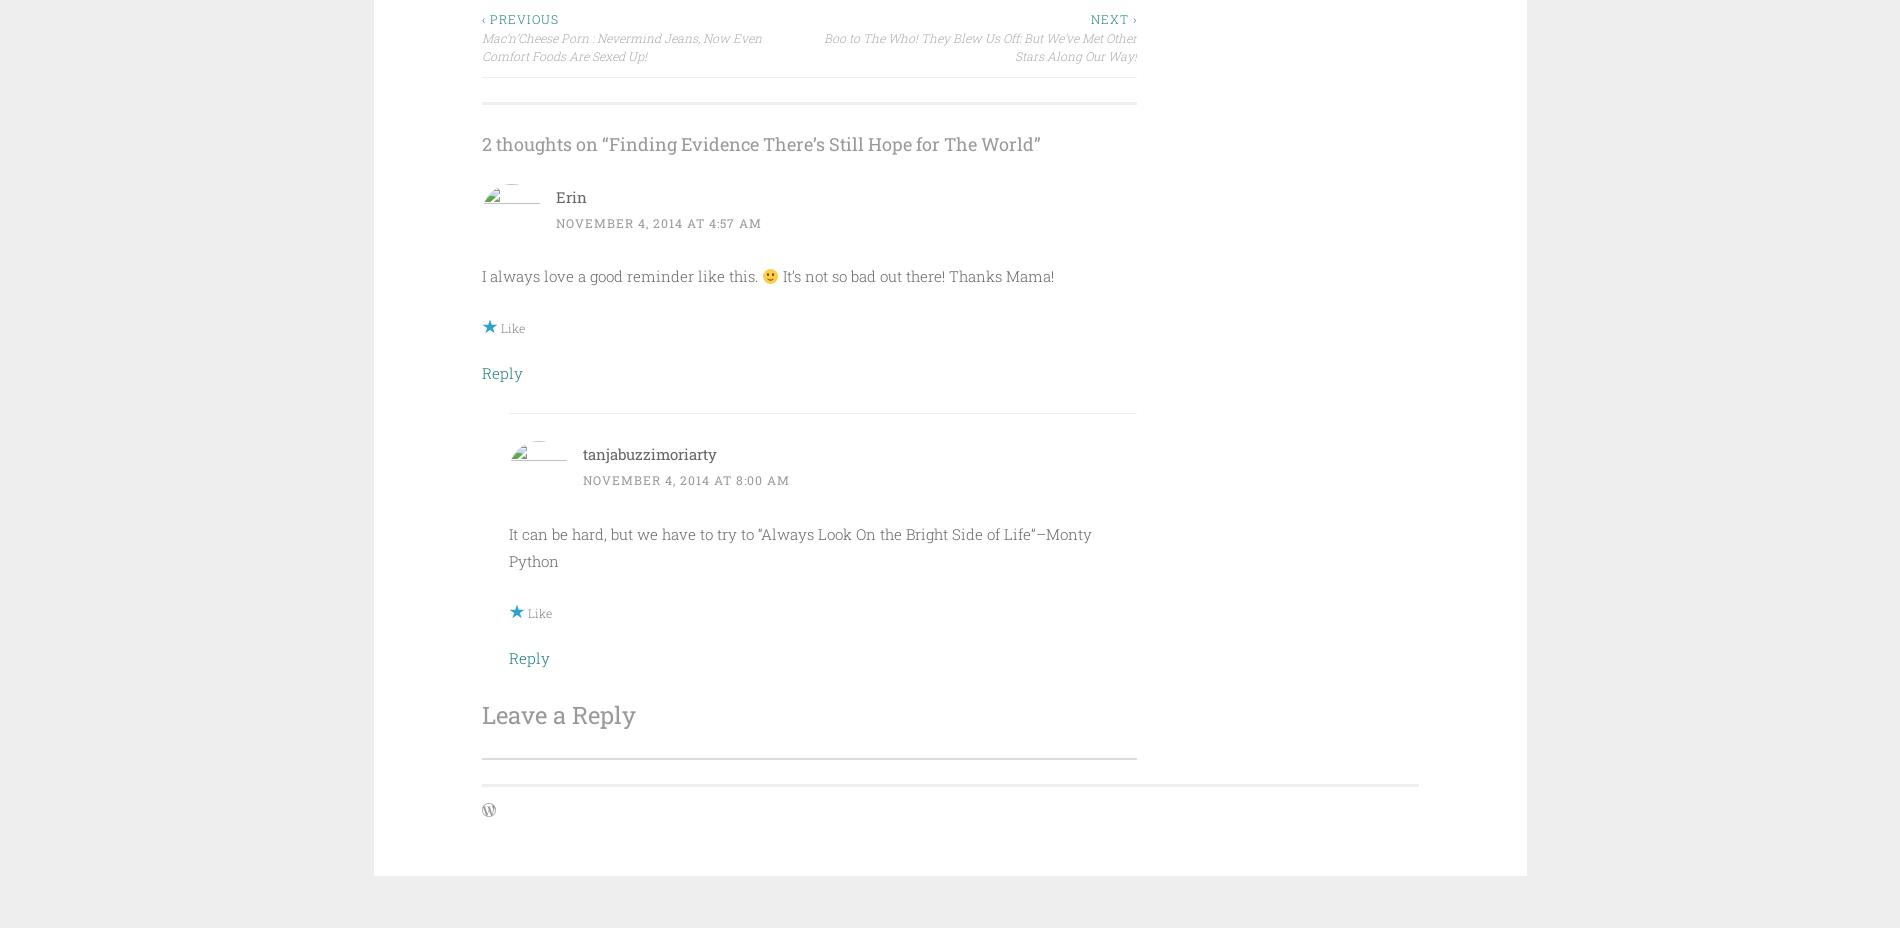 The width and height of the screenshot is (1900, 928). What do you see at coordinates (581, 478) in the screenshot?
I see `'November 4, 2014 at 8:00 am'` at bounding box center [581, 478].